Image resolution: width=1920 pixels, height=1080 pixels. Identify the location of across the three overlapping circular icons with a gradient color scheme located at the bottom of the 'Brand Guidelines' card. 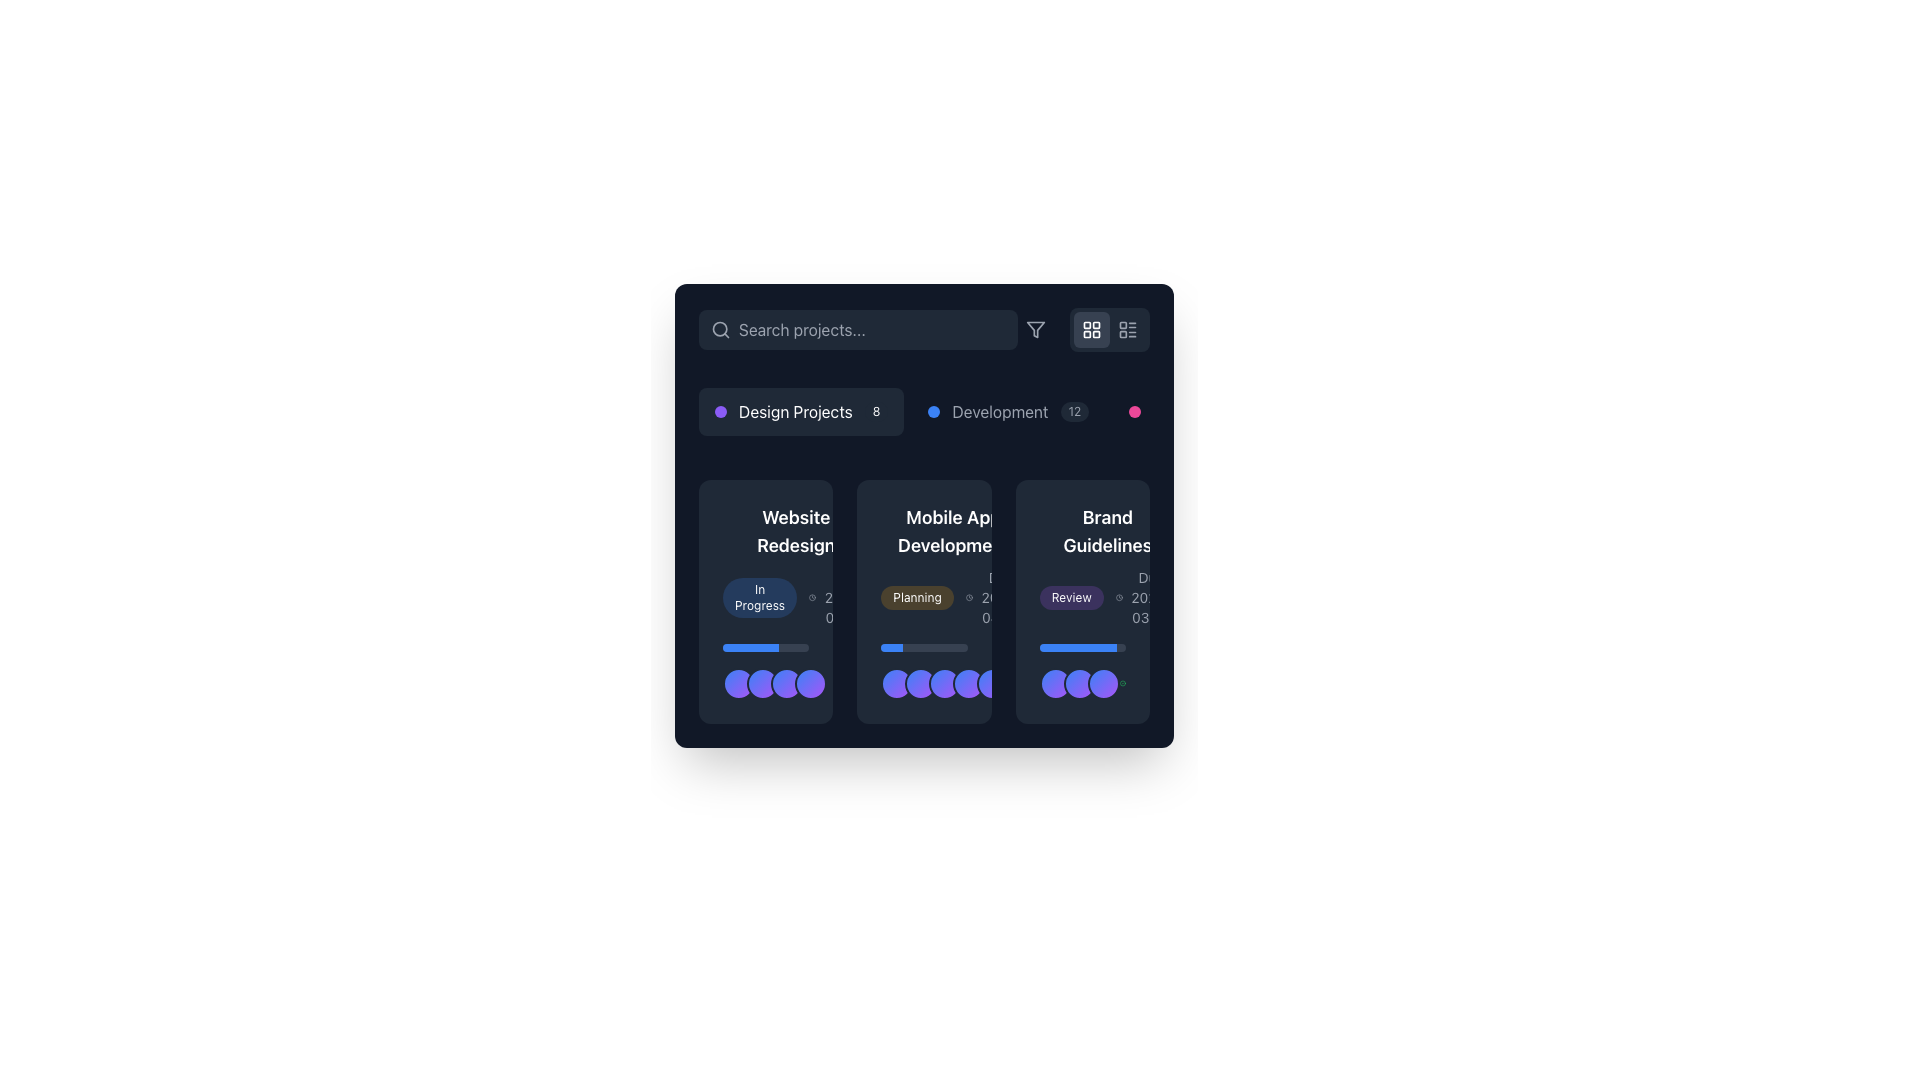
(1081, 682).